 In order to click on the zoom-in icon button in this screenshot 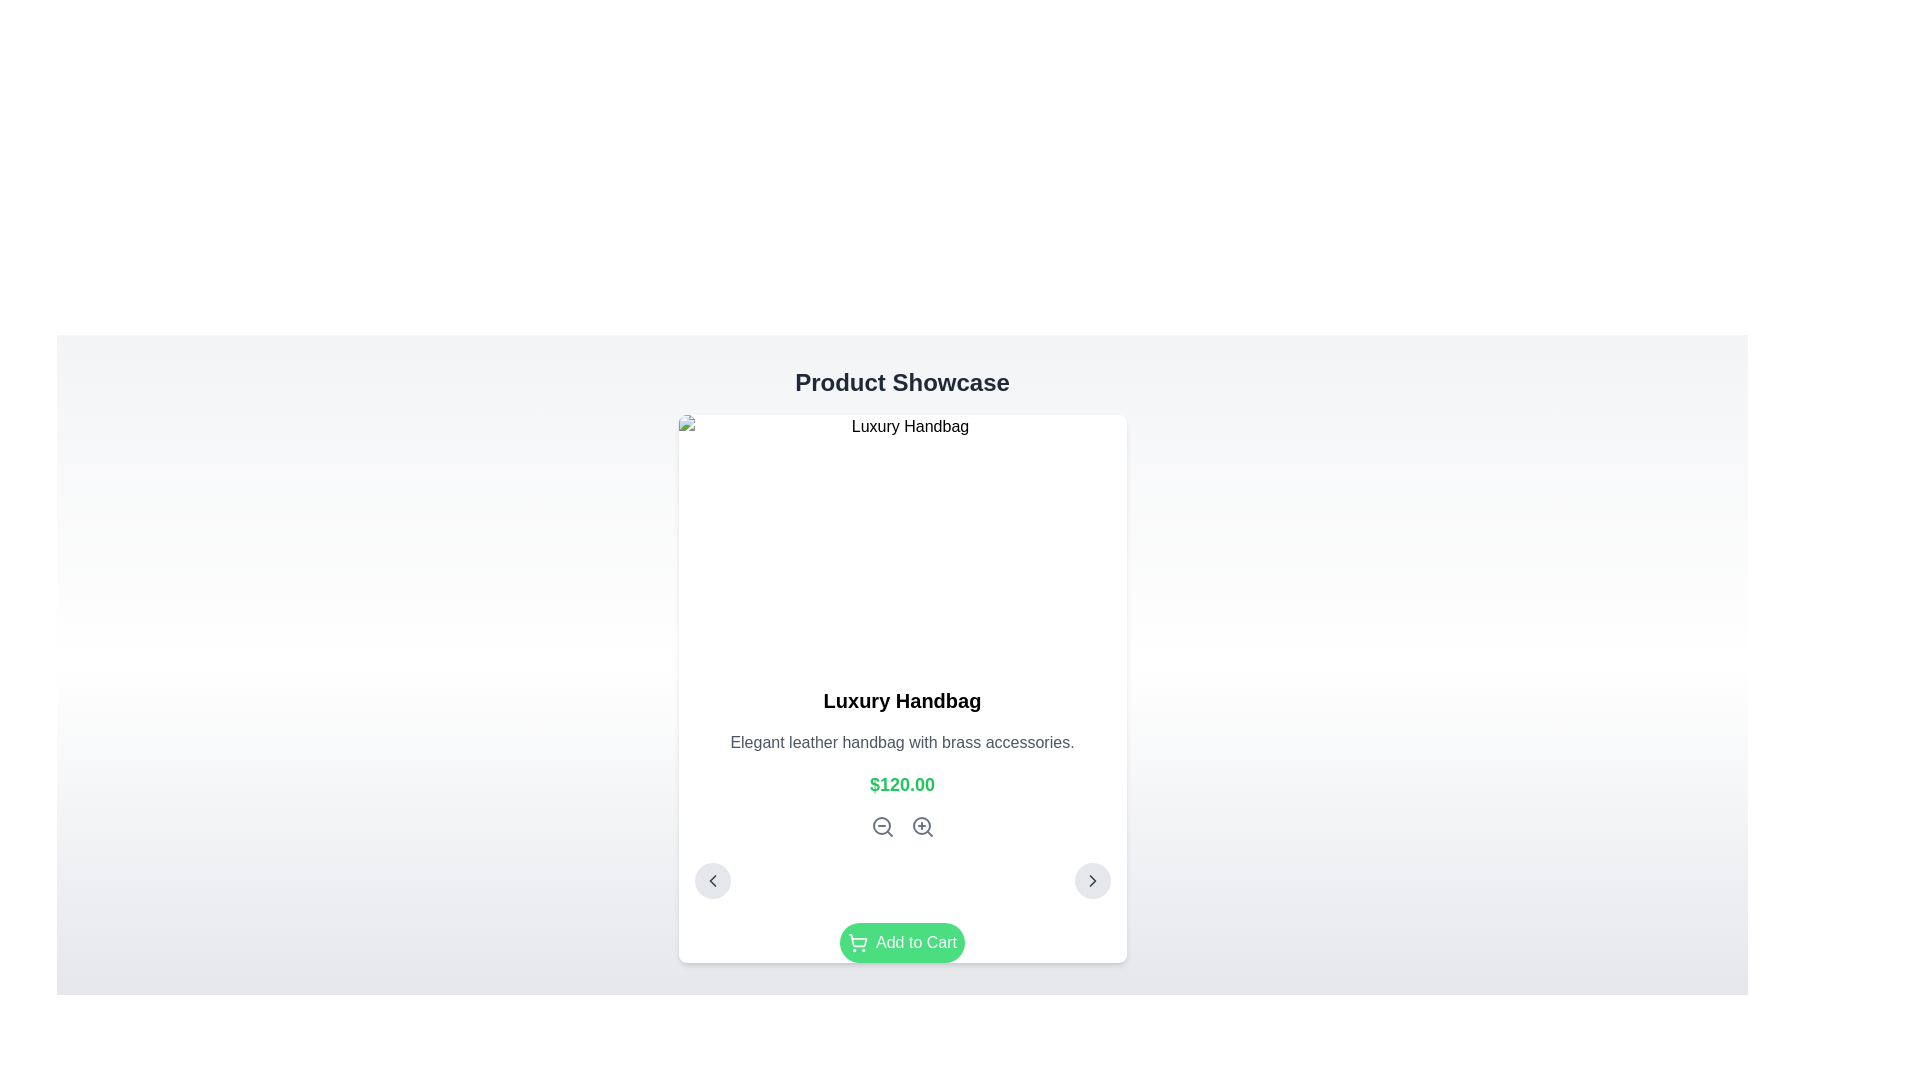, I will do `click(921, 826)`.